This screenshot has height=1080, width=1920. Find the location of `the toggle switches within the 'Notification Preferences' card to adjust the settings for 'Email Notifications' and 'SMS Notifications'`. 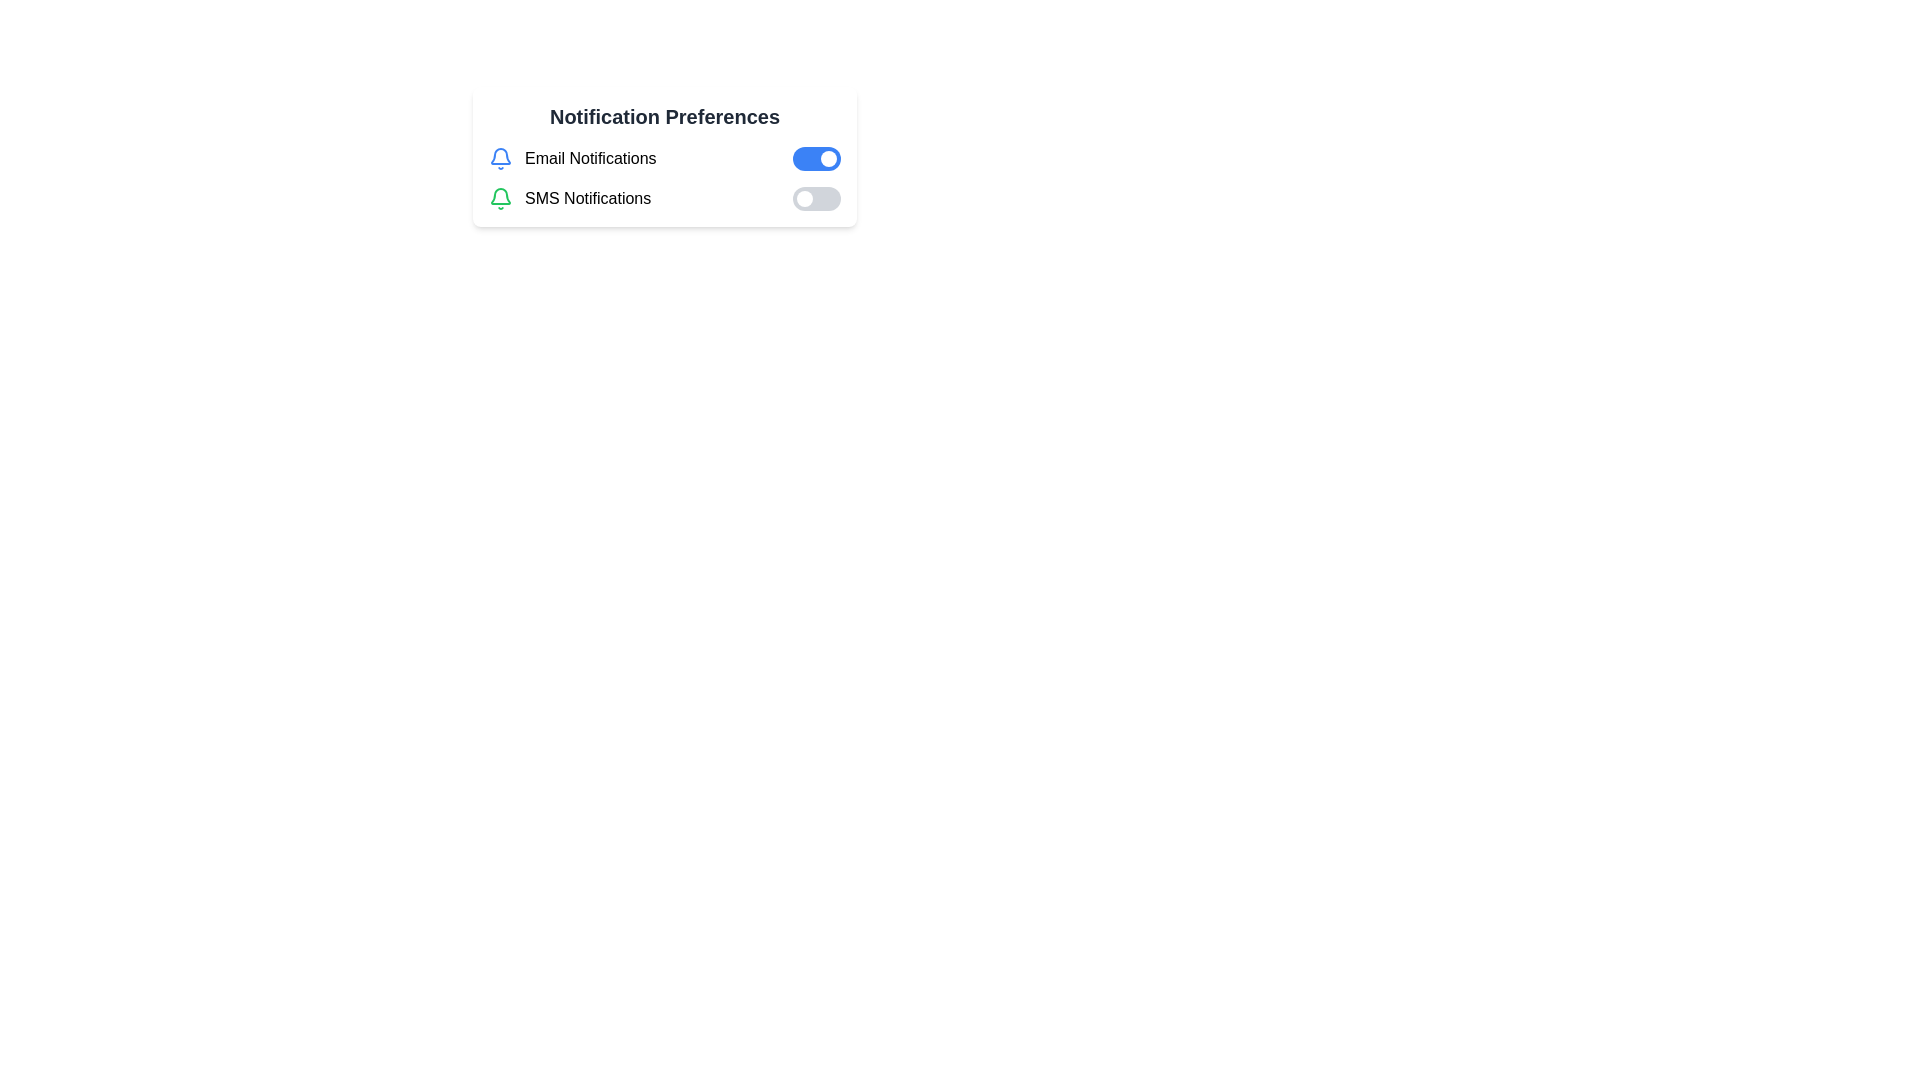

the toggle switches within the 'Notification Preferences' card to adjust the settings for 'Email Notifications' and 'SMS Notifications' is located at coordinates (665, 177).